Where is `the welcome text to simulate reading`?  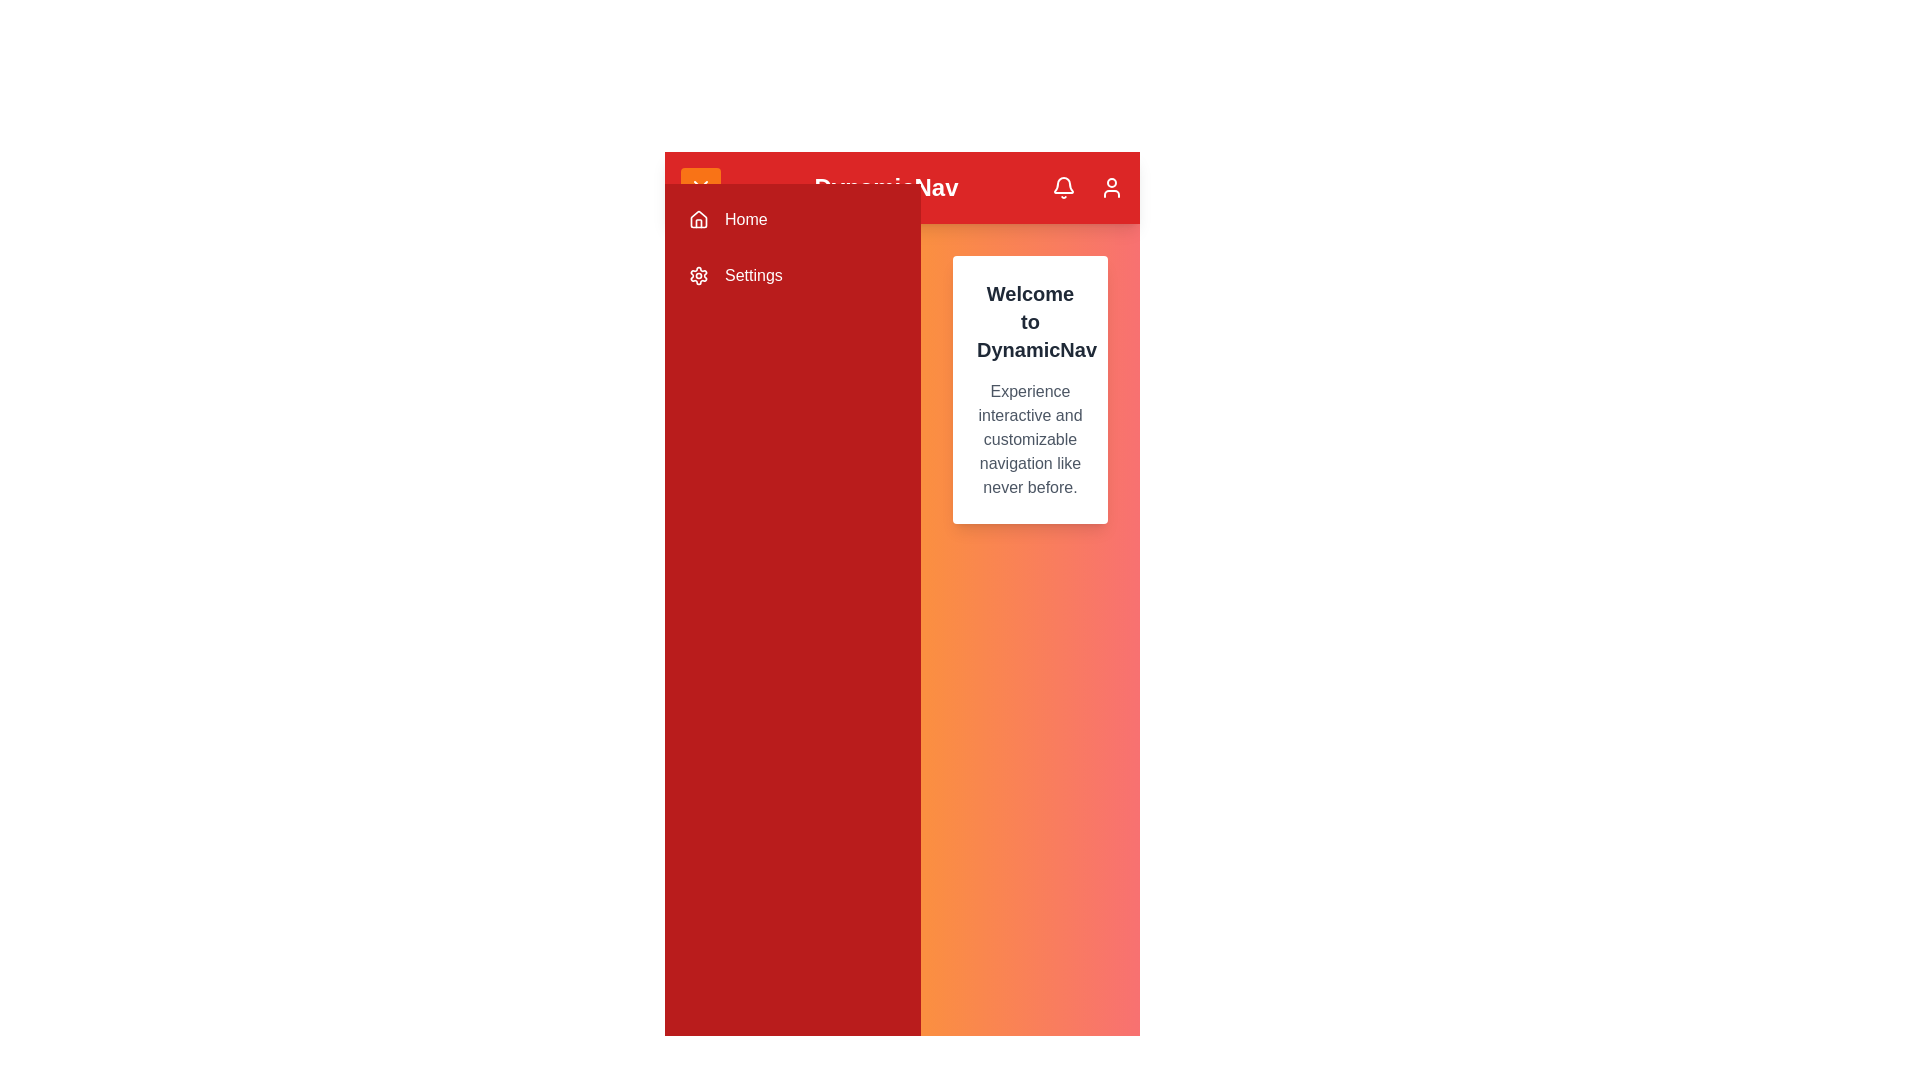
the welcome text to simulate reading is located at coordinates (1030, 389).